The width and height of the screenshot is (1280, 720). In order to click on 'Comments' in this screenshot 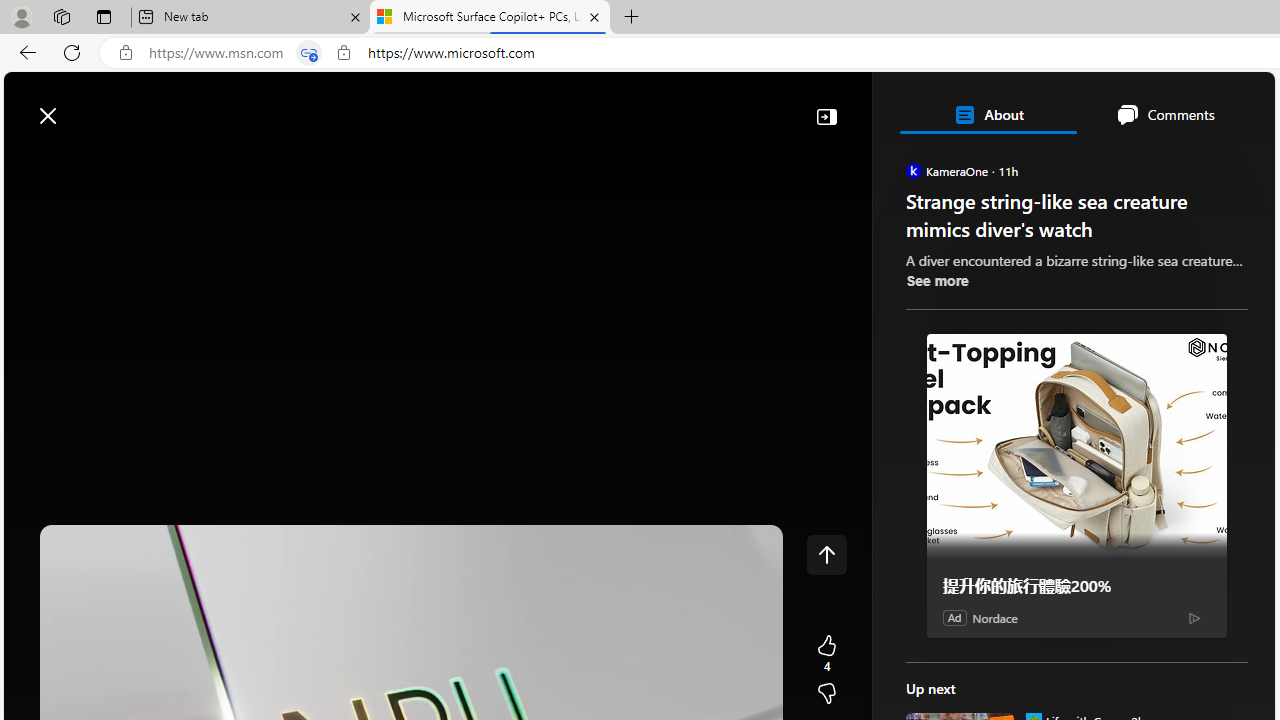, I will do `click(1165, 114)`.